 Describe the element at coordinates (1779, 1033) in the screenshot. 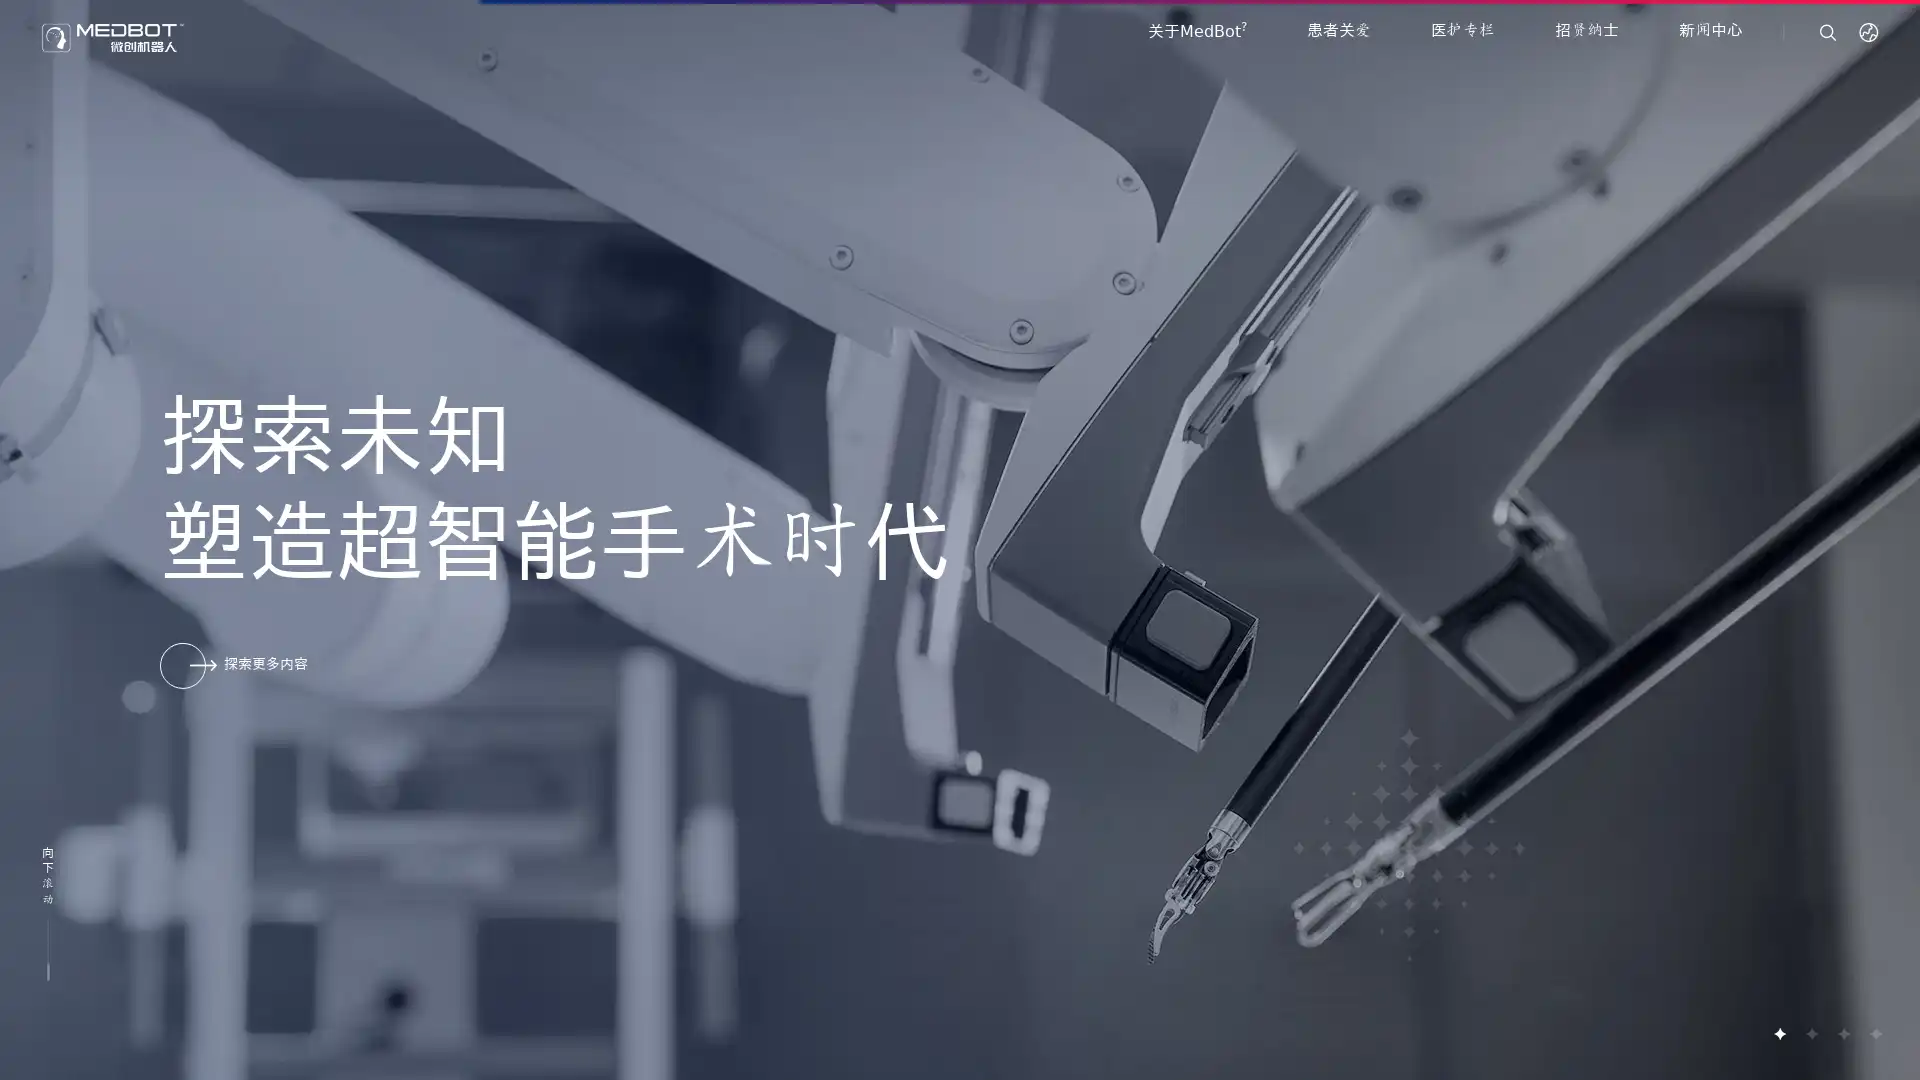

I see `Go to slide 1` at that location.